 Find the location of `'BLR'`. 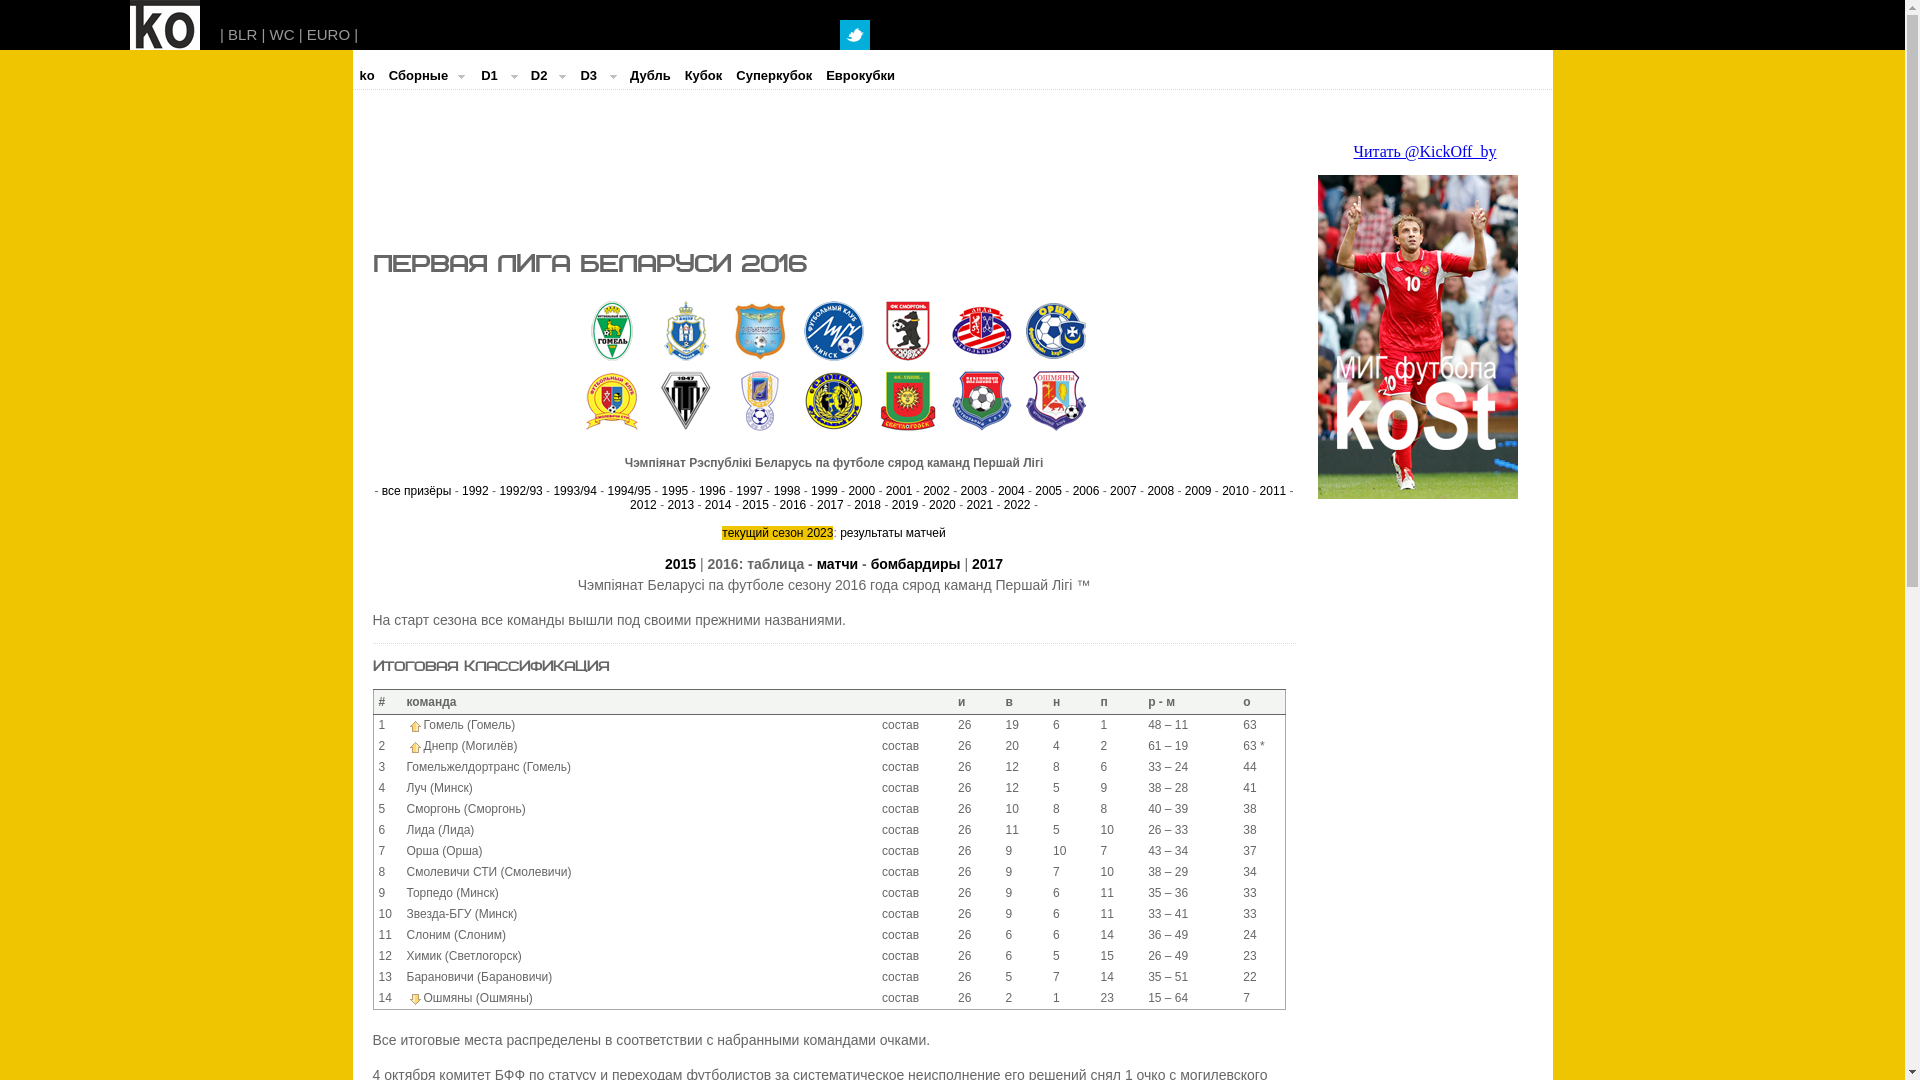

'BLR' is located at coordinates (241, 34).